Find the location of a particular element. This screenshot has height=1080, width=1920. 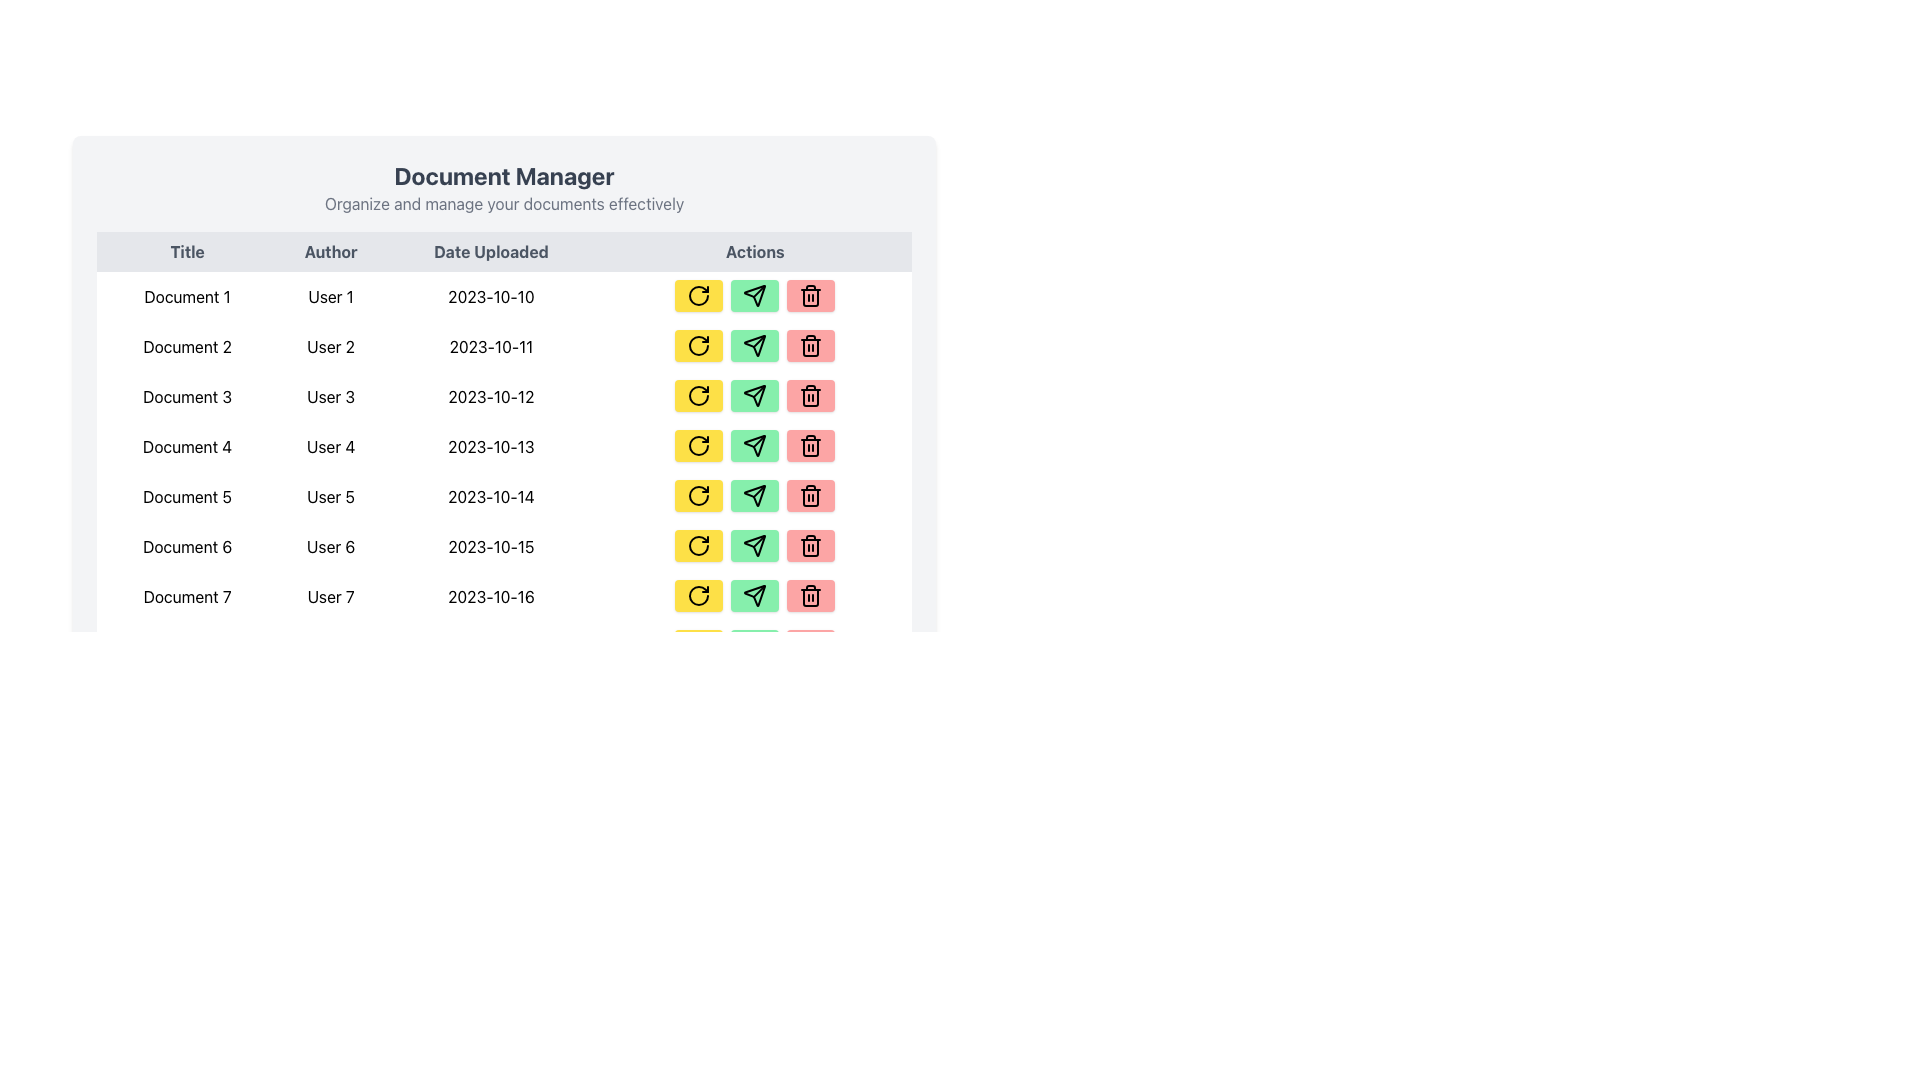

the delete button with a trash bin icon located in the 'Actions' column for 'Document 4' is located at coordinates (811, 445).